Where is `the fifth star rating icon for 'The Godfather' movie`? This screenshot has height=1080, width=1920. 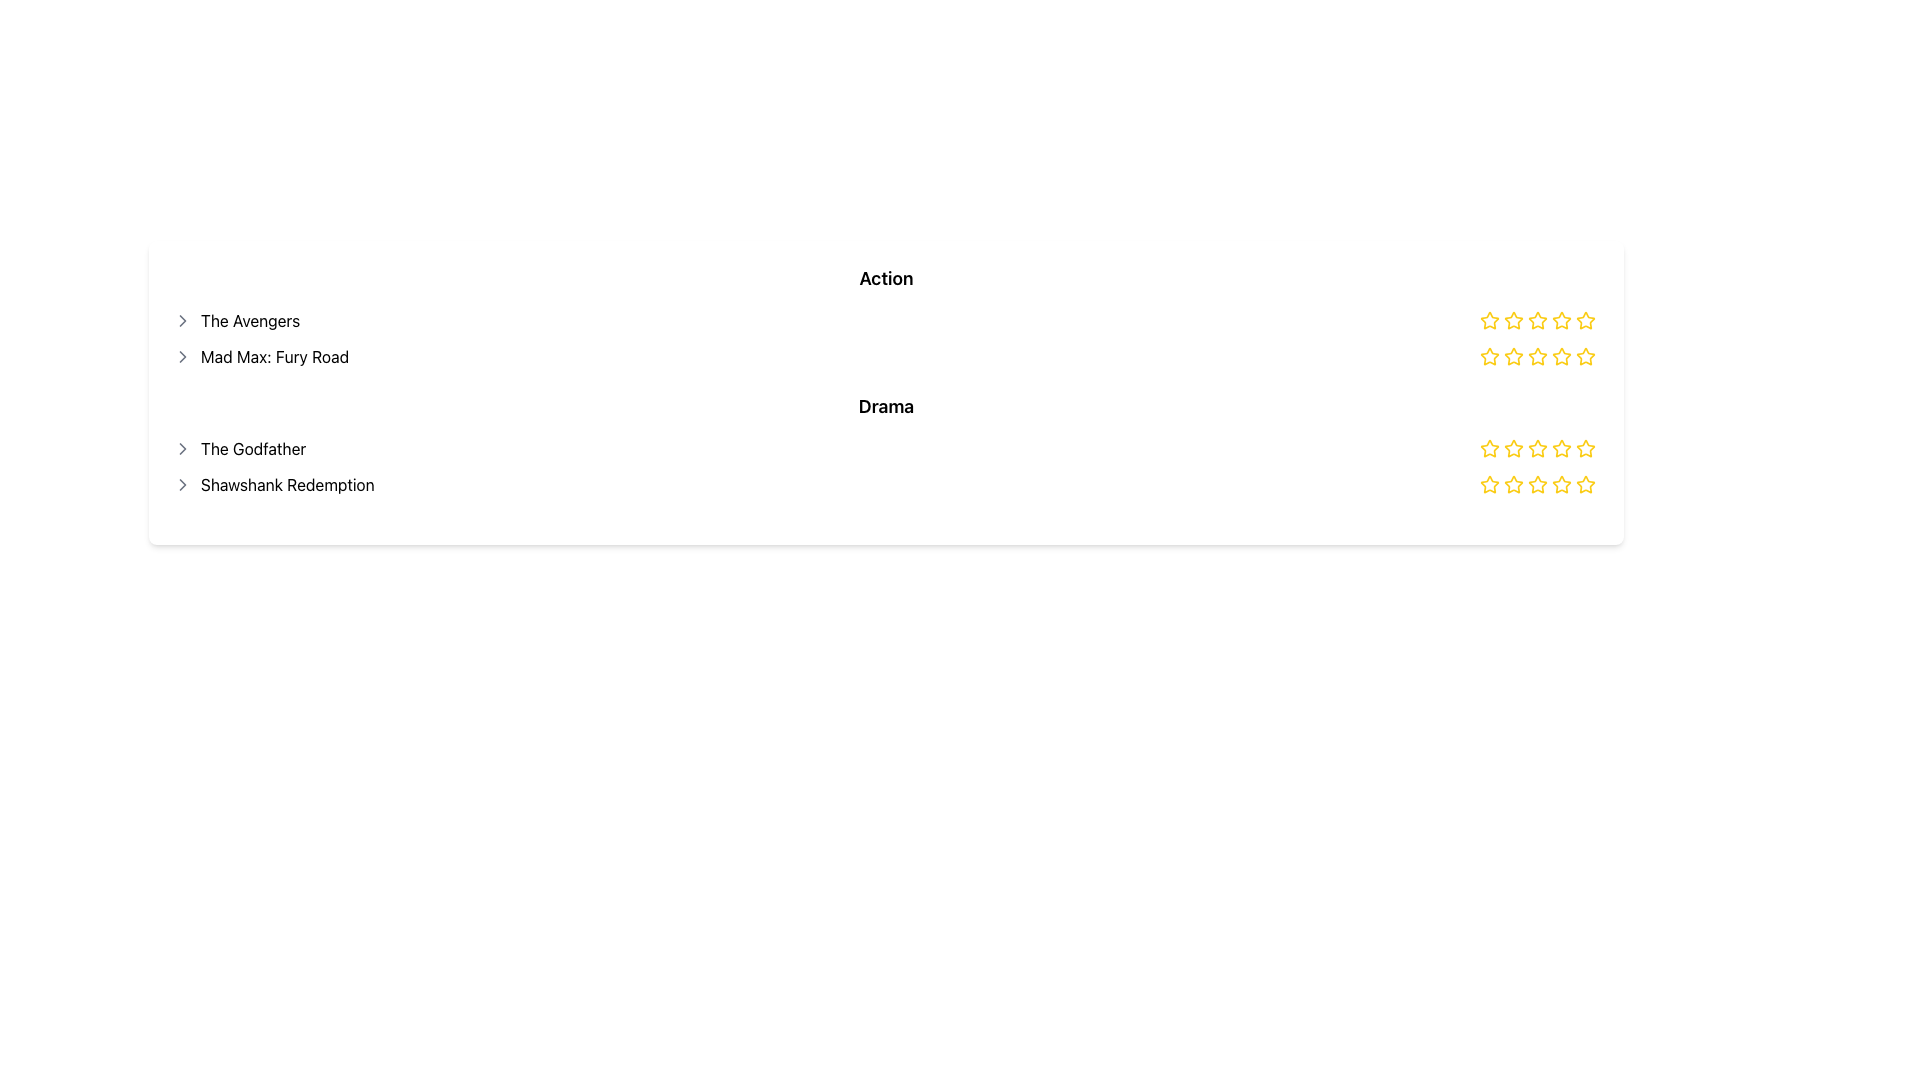
the fifth star rating icon for 'The Godfather' movie is located at coordinates (1536, 447).